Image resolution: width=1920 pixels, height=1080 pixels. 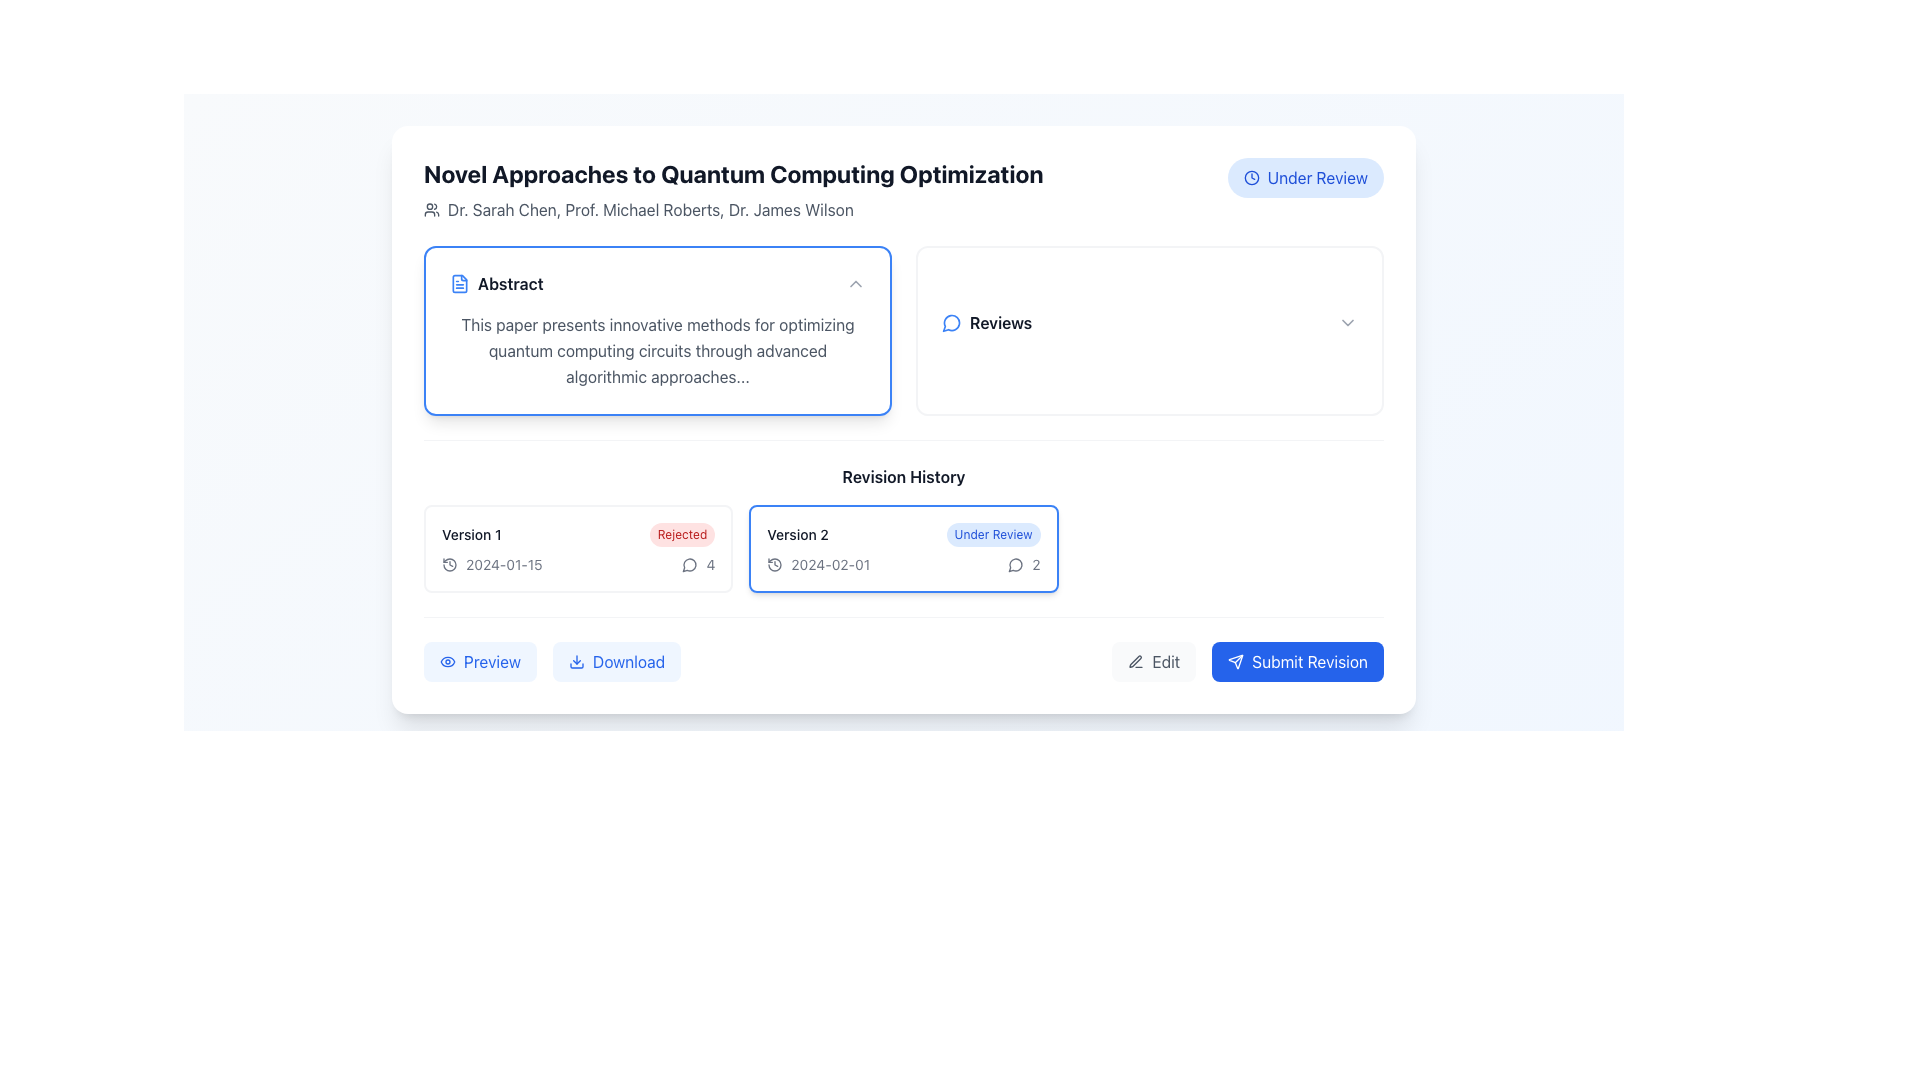 What do you see at coordinates (504, 564) in the screenshot?
I see `the date display text label located in the 'Version History' section, directly below 'Version 1'` at bounding box center [504, 564].